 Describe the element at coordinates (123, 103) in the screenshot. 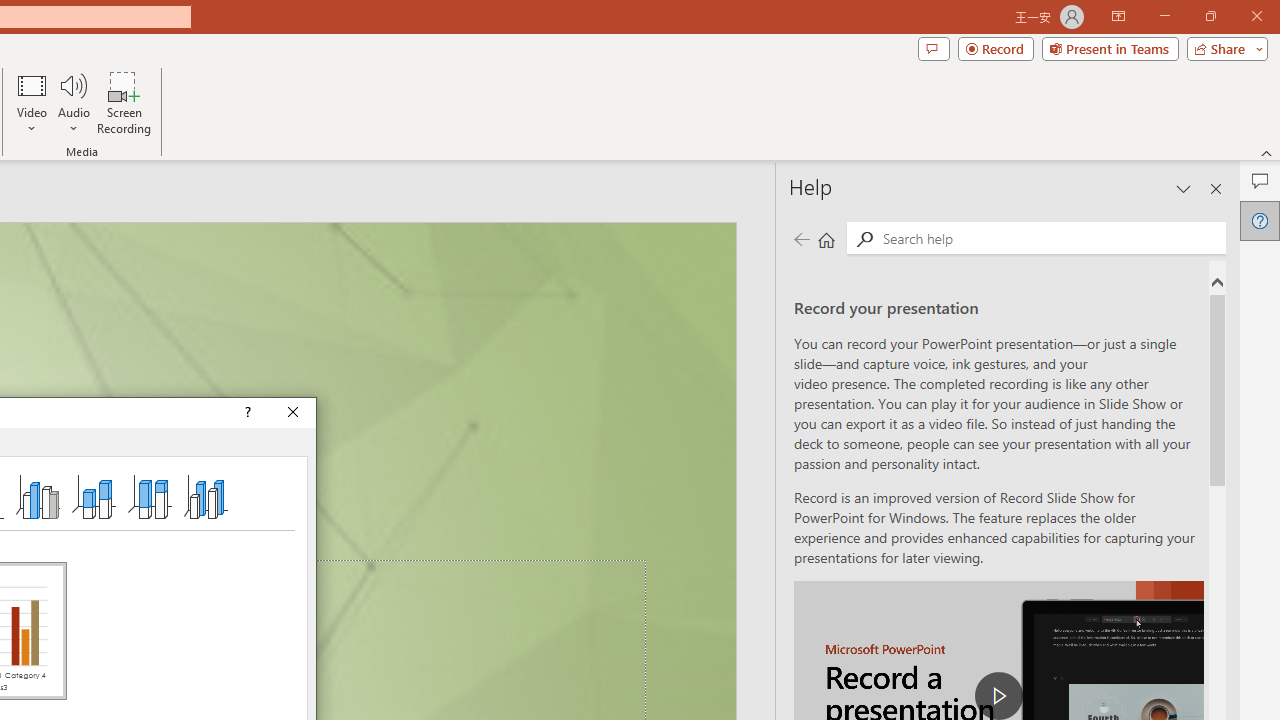

I see `'Screen Recording...'` at that location.